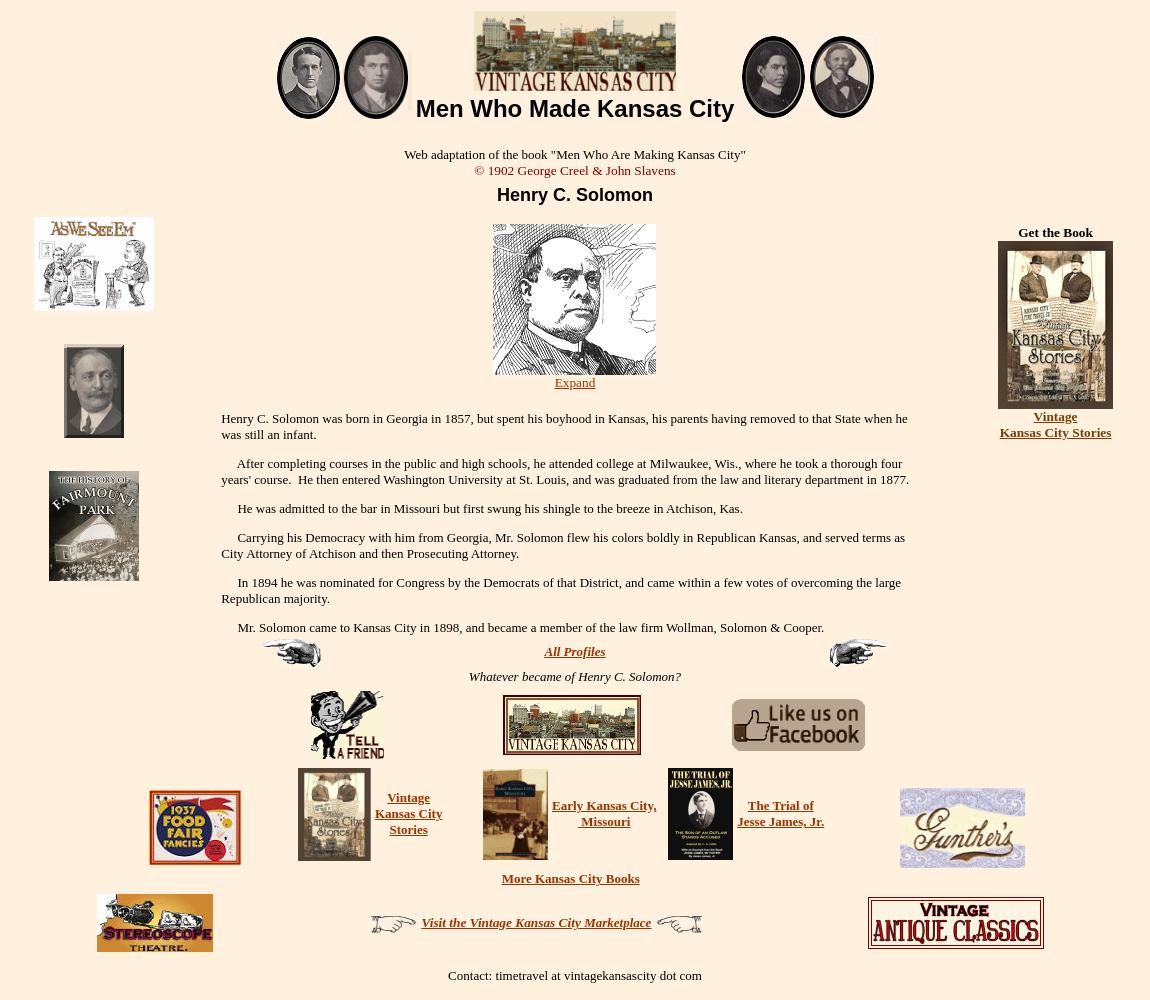 This screenshot has height=1000, width=1150. What do you see at coordinates (220, 626) in the screenshot?
I see `'Mr. Solomon came to Kansas City in 1898, and
          became a member of the law firm Wollman, Solomon & Cooper.'` at bounding box center [220, 626].